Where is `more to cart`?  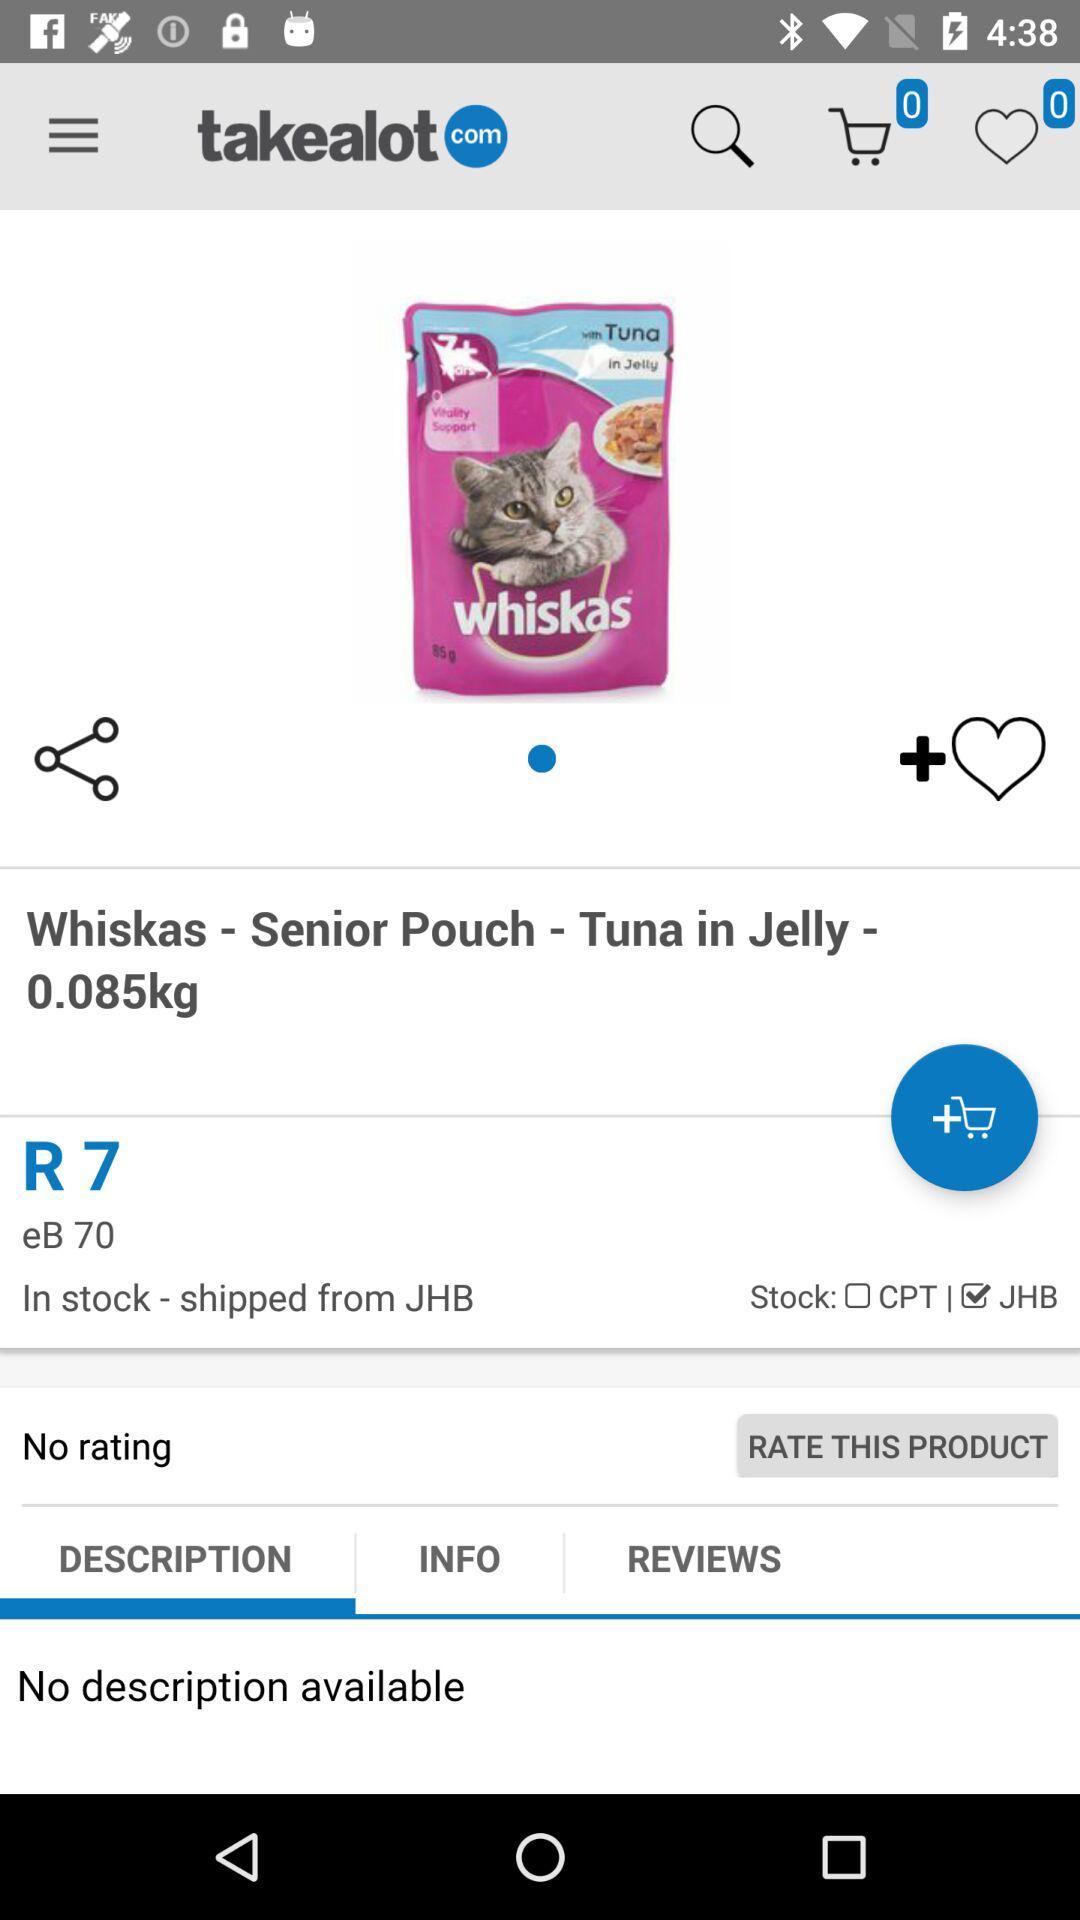
more to cart is located at coordinates (963, 1116).